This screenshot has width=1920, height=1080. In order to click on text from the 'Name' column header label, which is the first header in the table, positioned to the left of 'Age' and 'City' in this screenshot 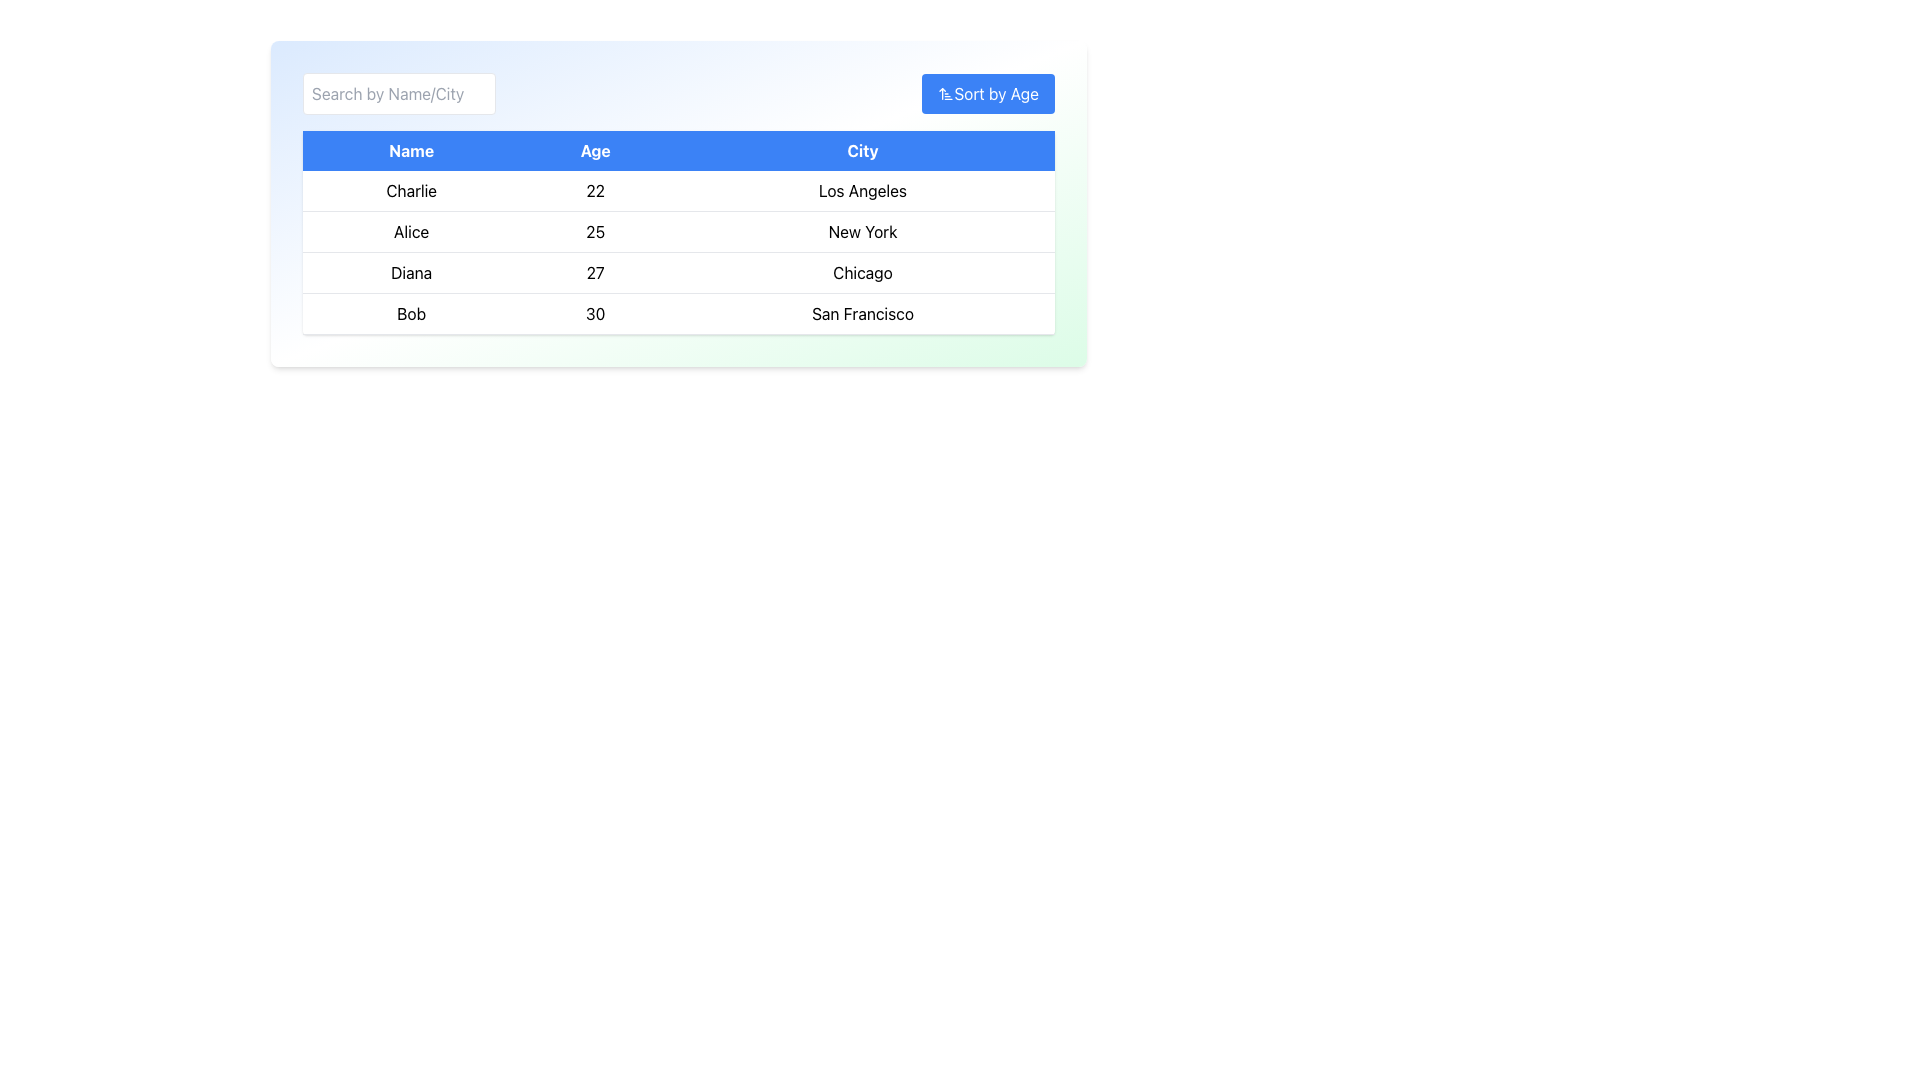, I will do `click(410, 149)`.